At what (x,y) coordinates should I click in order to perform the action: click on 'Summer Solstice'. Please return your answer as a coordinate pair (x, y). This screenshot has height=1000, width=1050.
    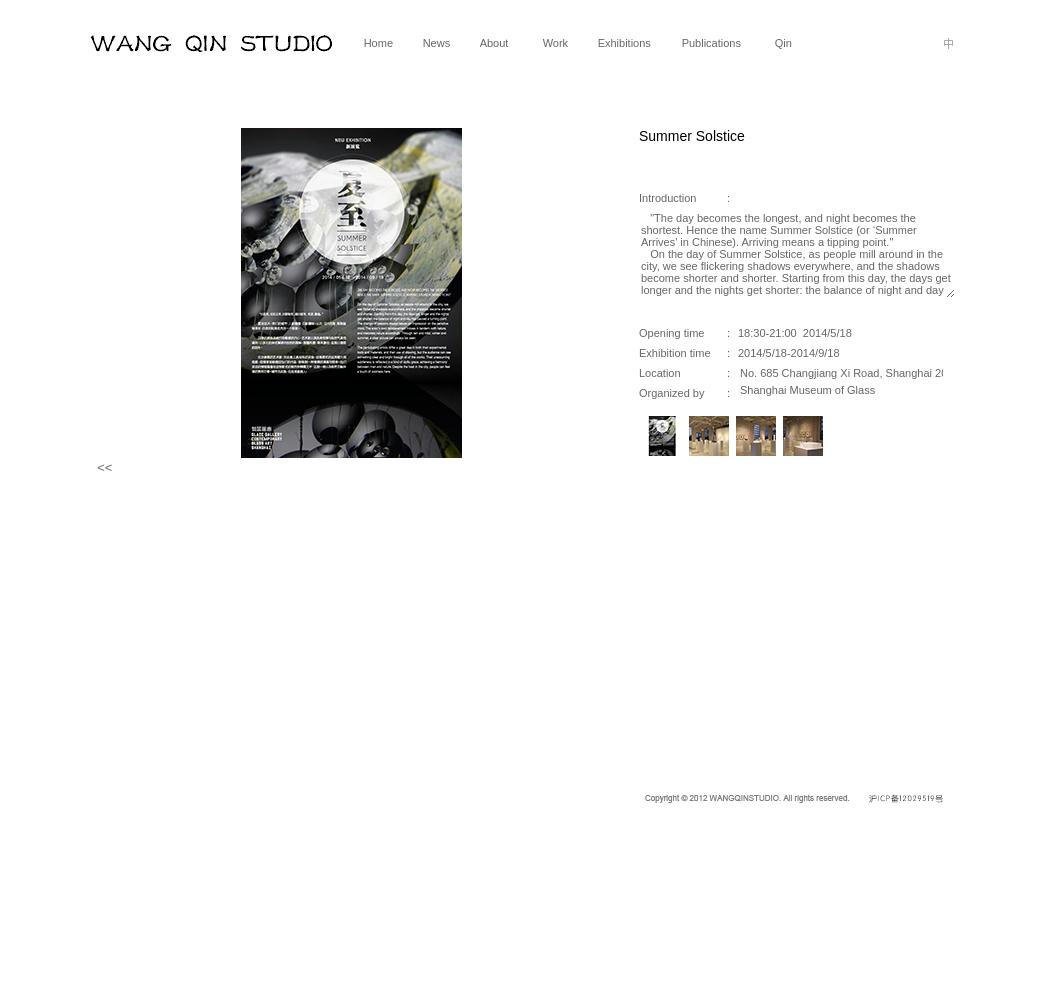
    Looking at the image, I should click on (638, 136).